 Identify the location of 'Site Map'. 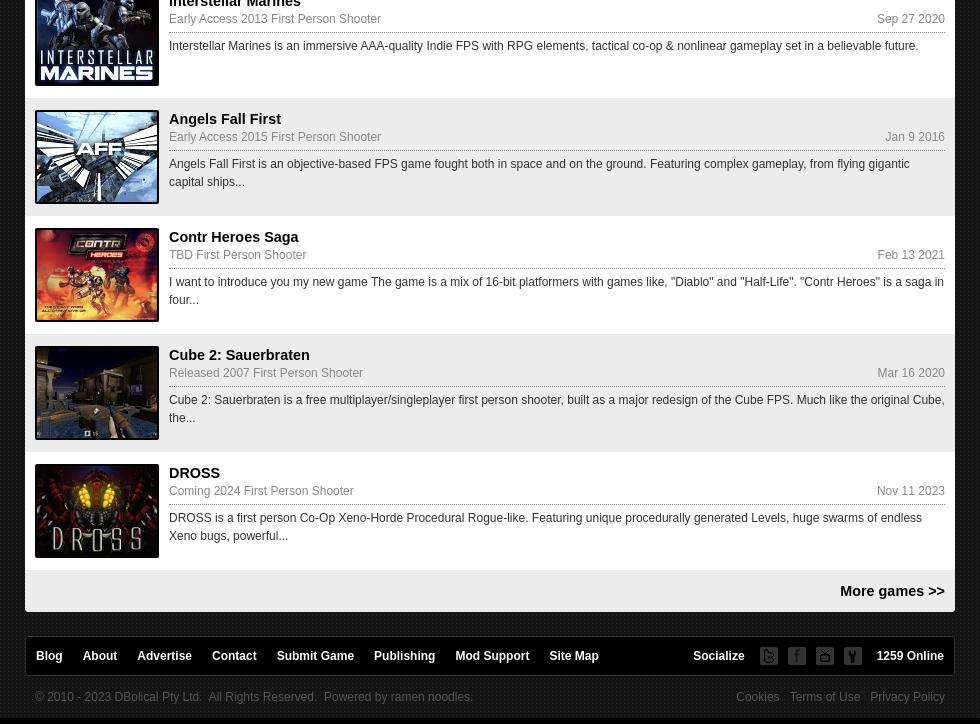
(548, 655).